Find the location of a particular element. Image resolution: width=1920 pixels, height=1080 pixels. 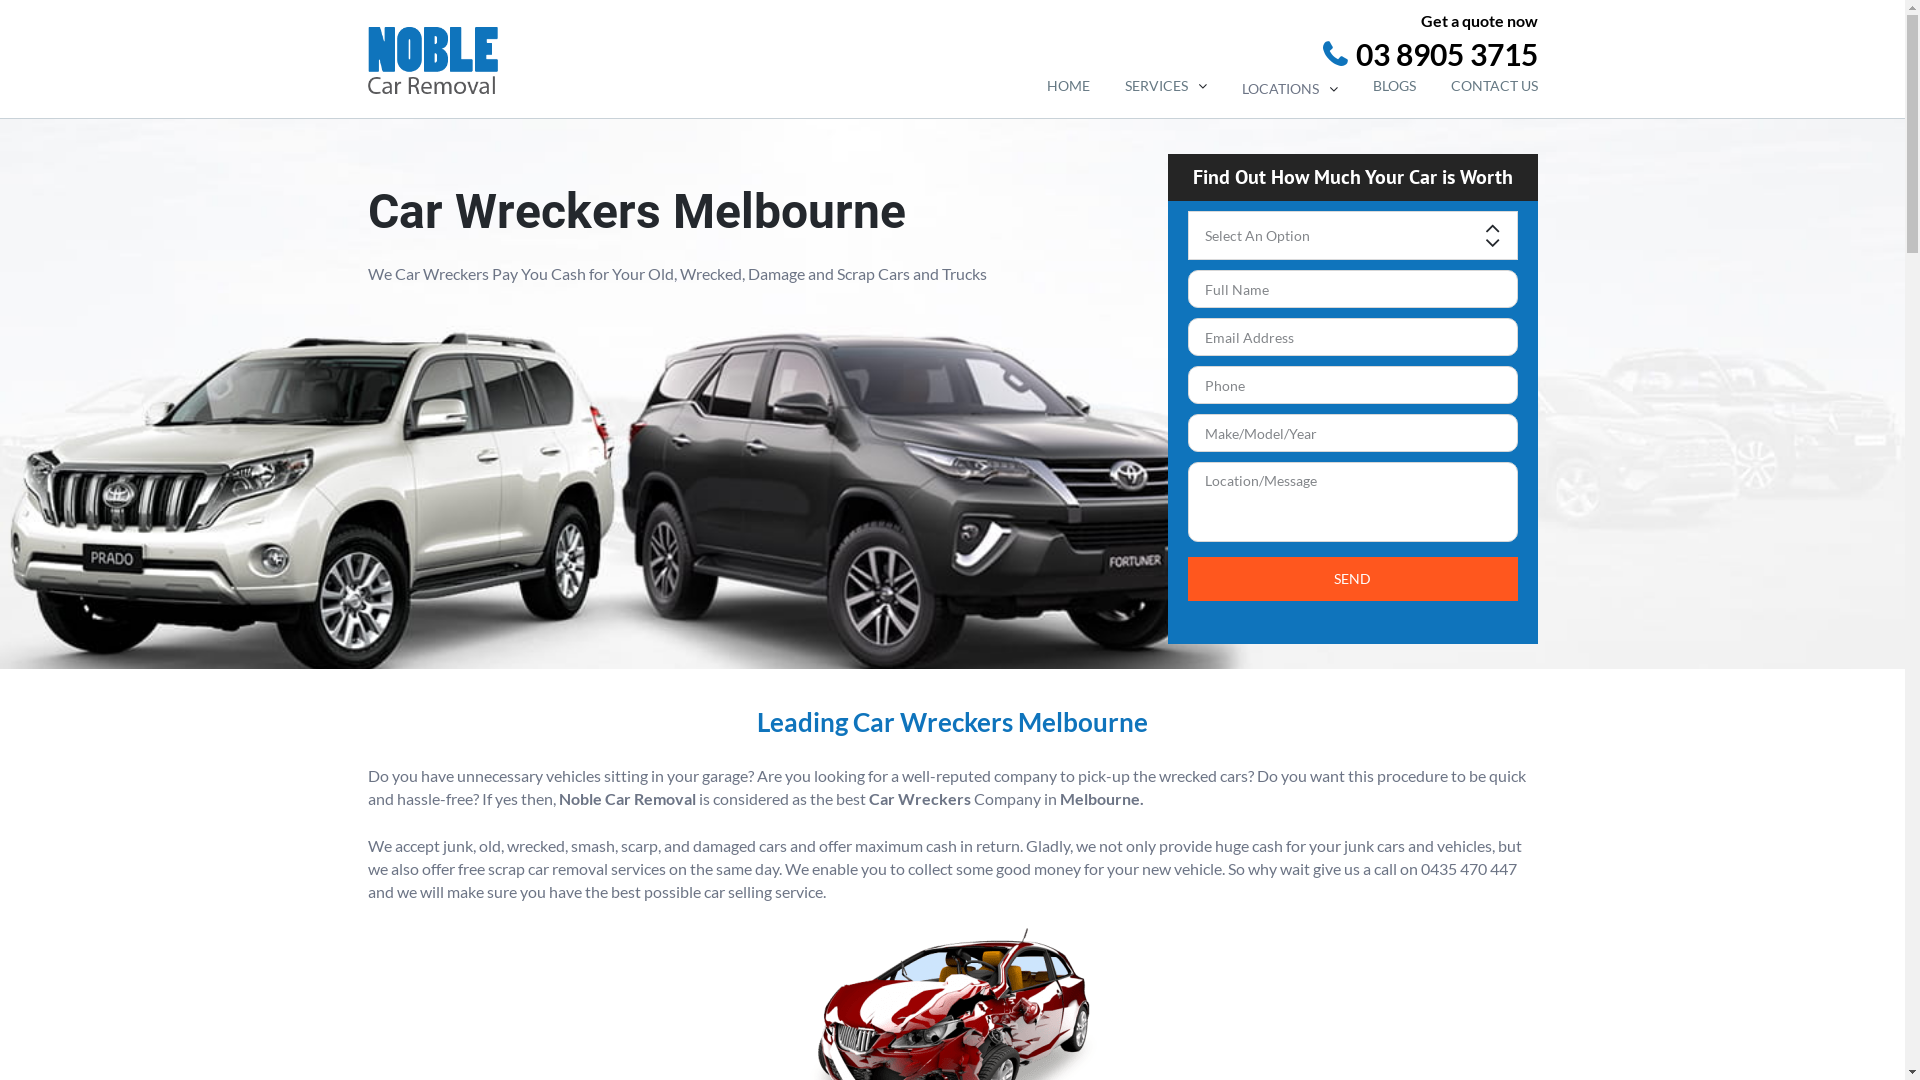

'Send' is located at coordinates (1353, 578).